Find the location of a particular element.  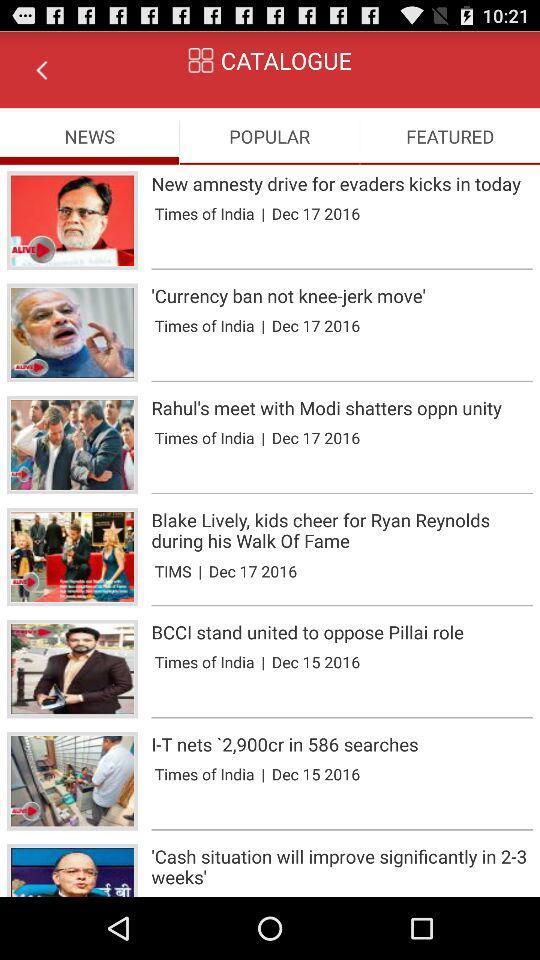

the item below bcci stand united is located at coordinates (263, 662).